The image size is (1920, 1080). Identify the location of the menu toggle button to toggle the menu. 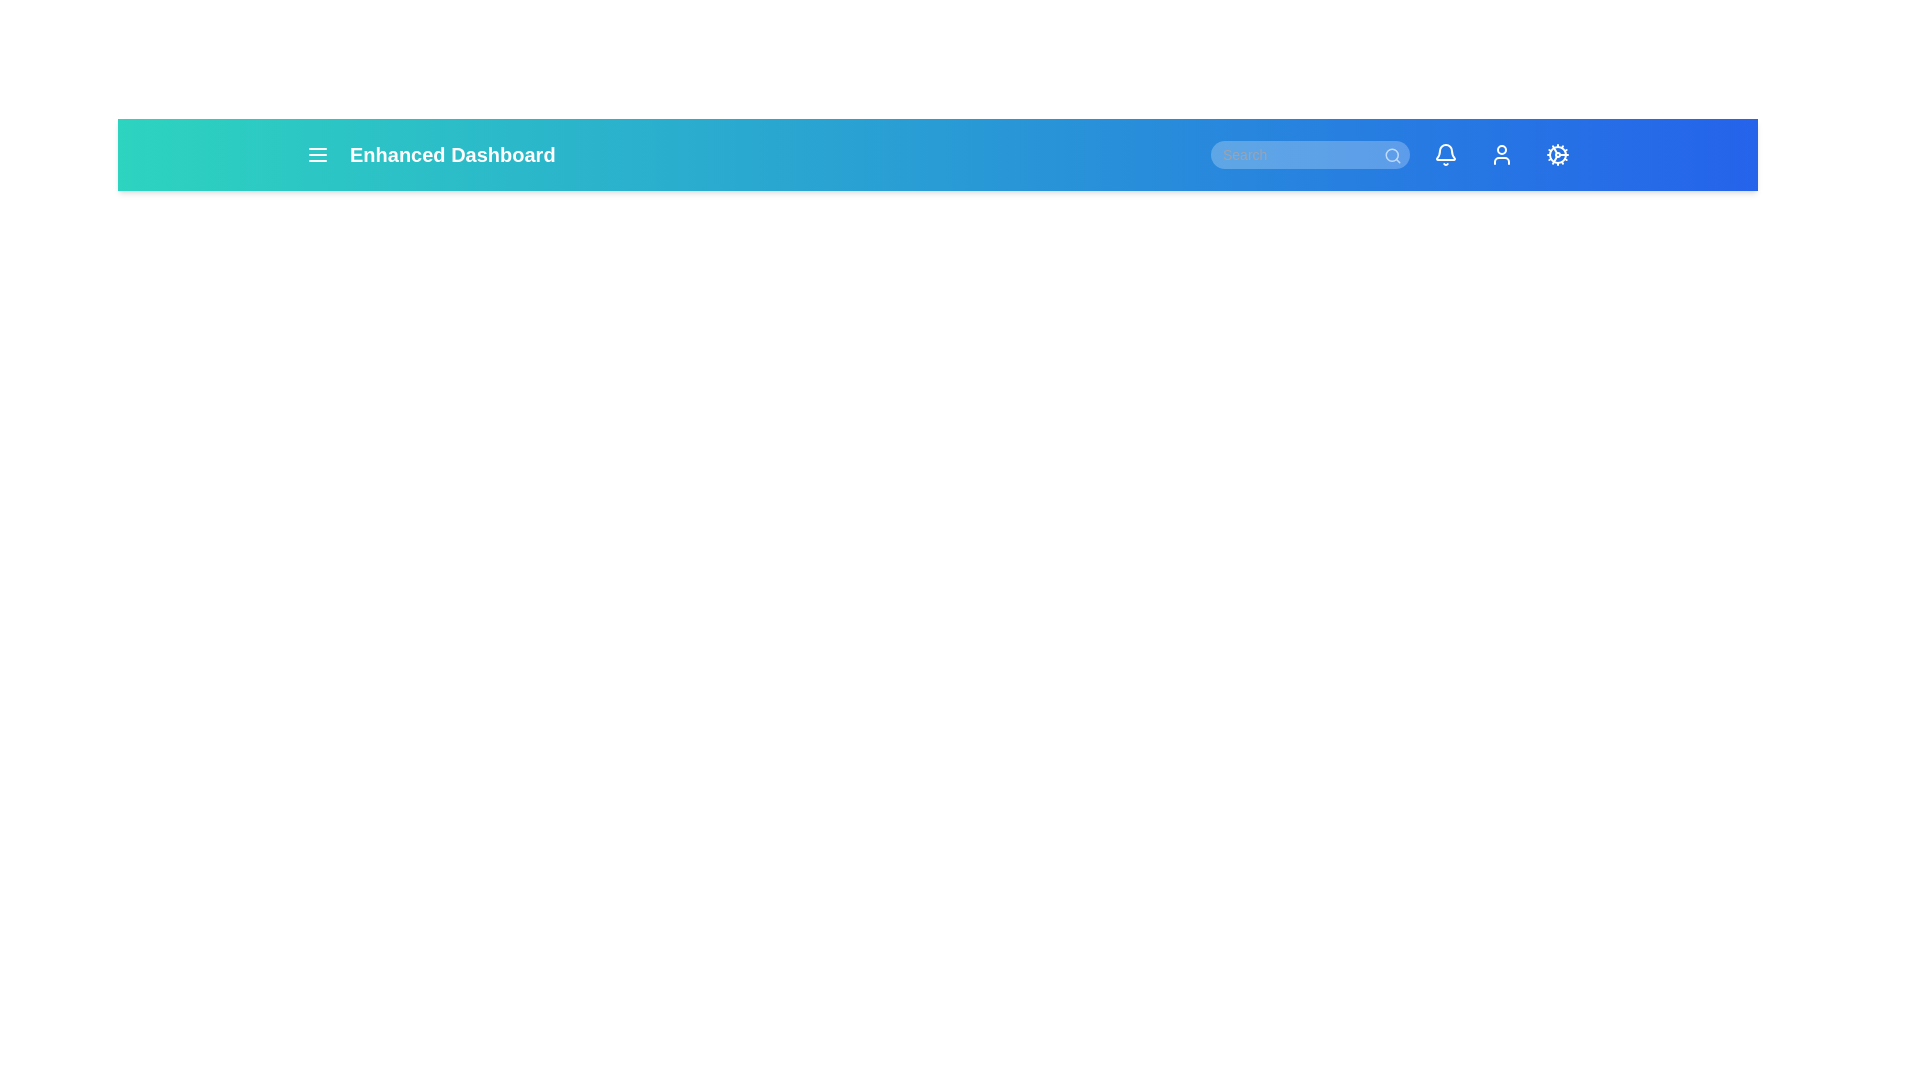
(316, 153).